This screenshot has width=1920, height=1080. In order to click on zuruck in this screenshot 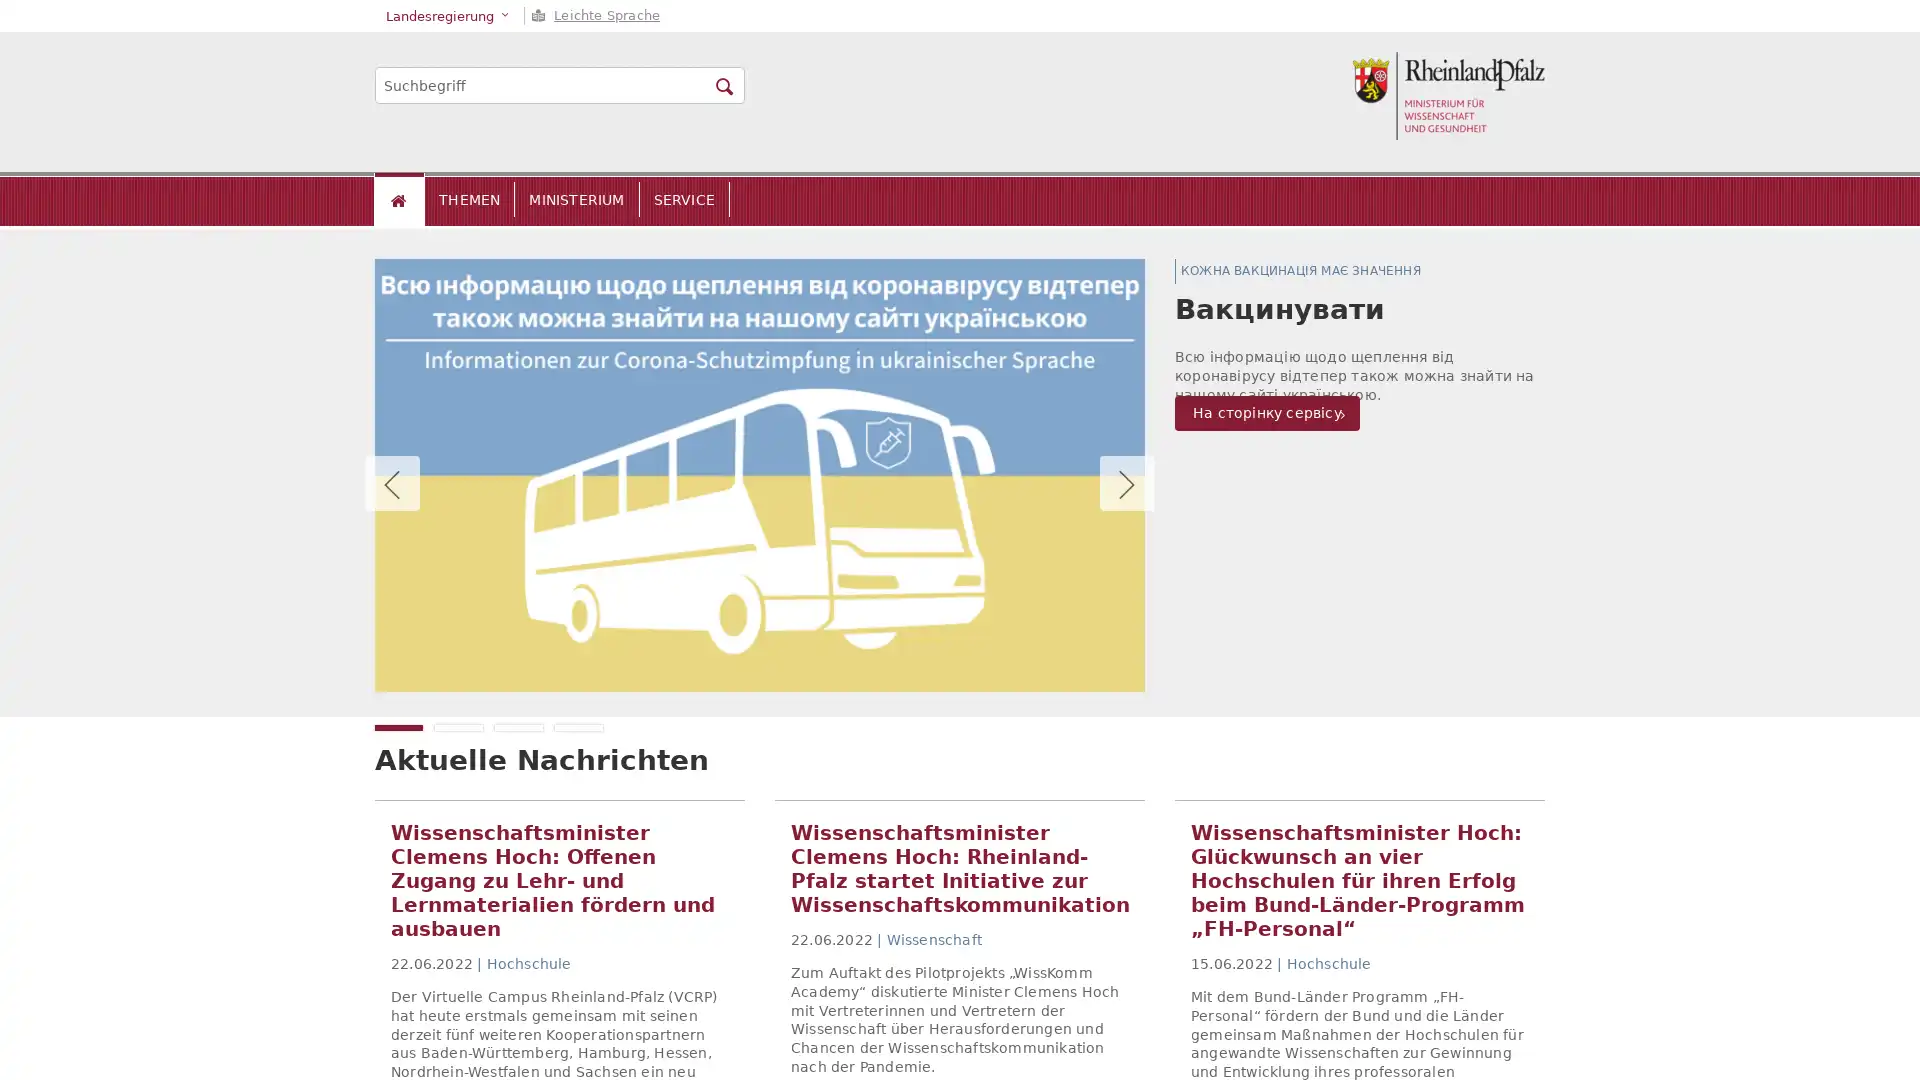, I will do `click(392, 483)`.